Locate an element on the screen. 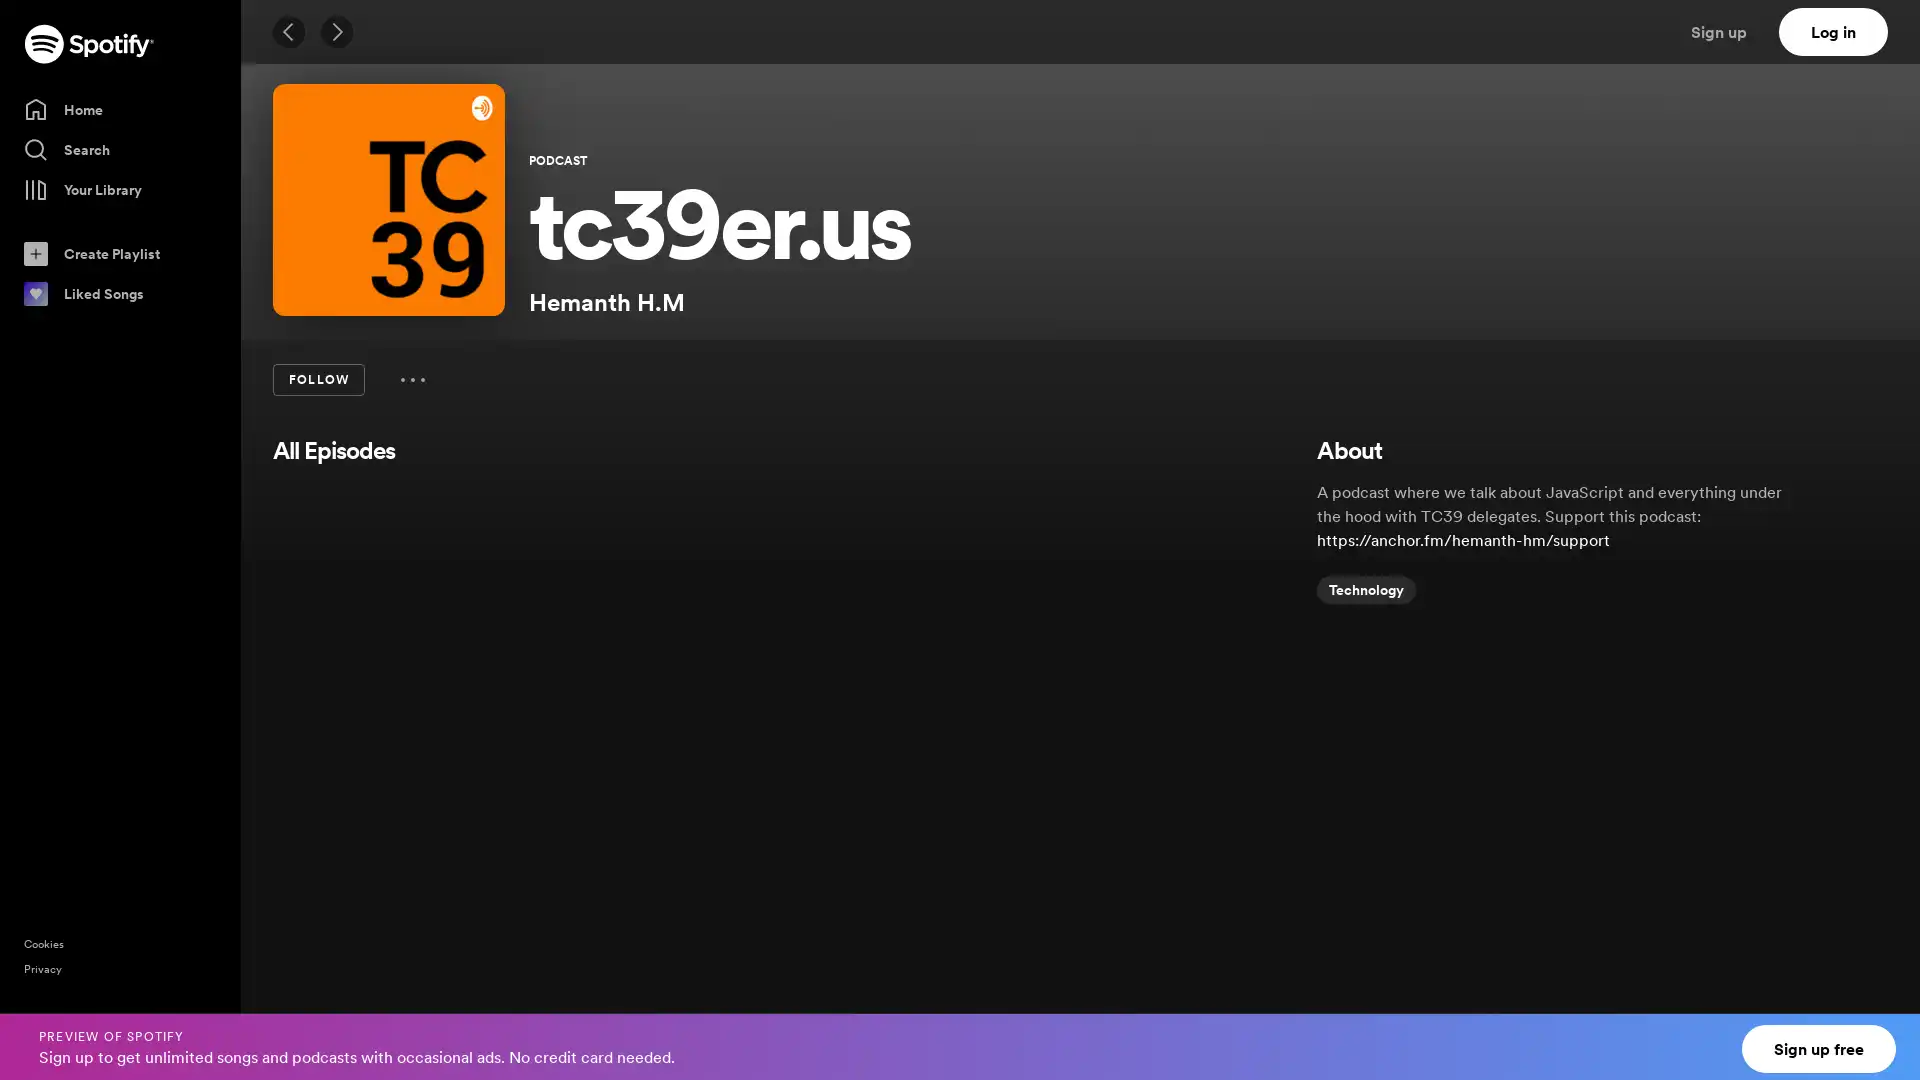 This screenshot has height=1080, width=1920. Play Nicolo Ribaudo by tc39er.us is located at coordinates (424, 885).